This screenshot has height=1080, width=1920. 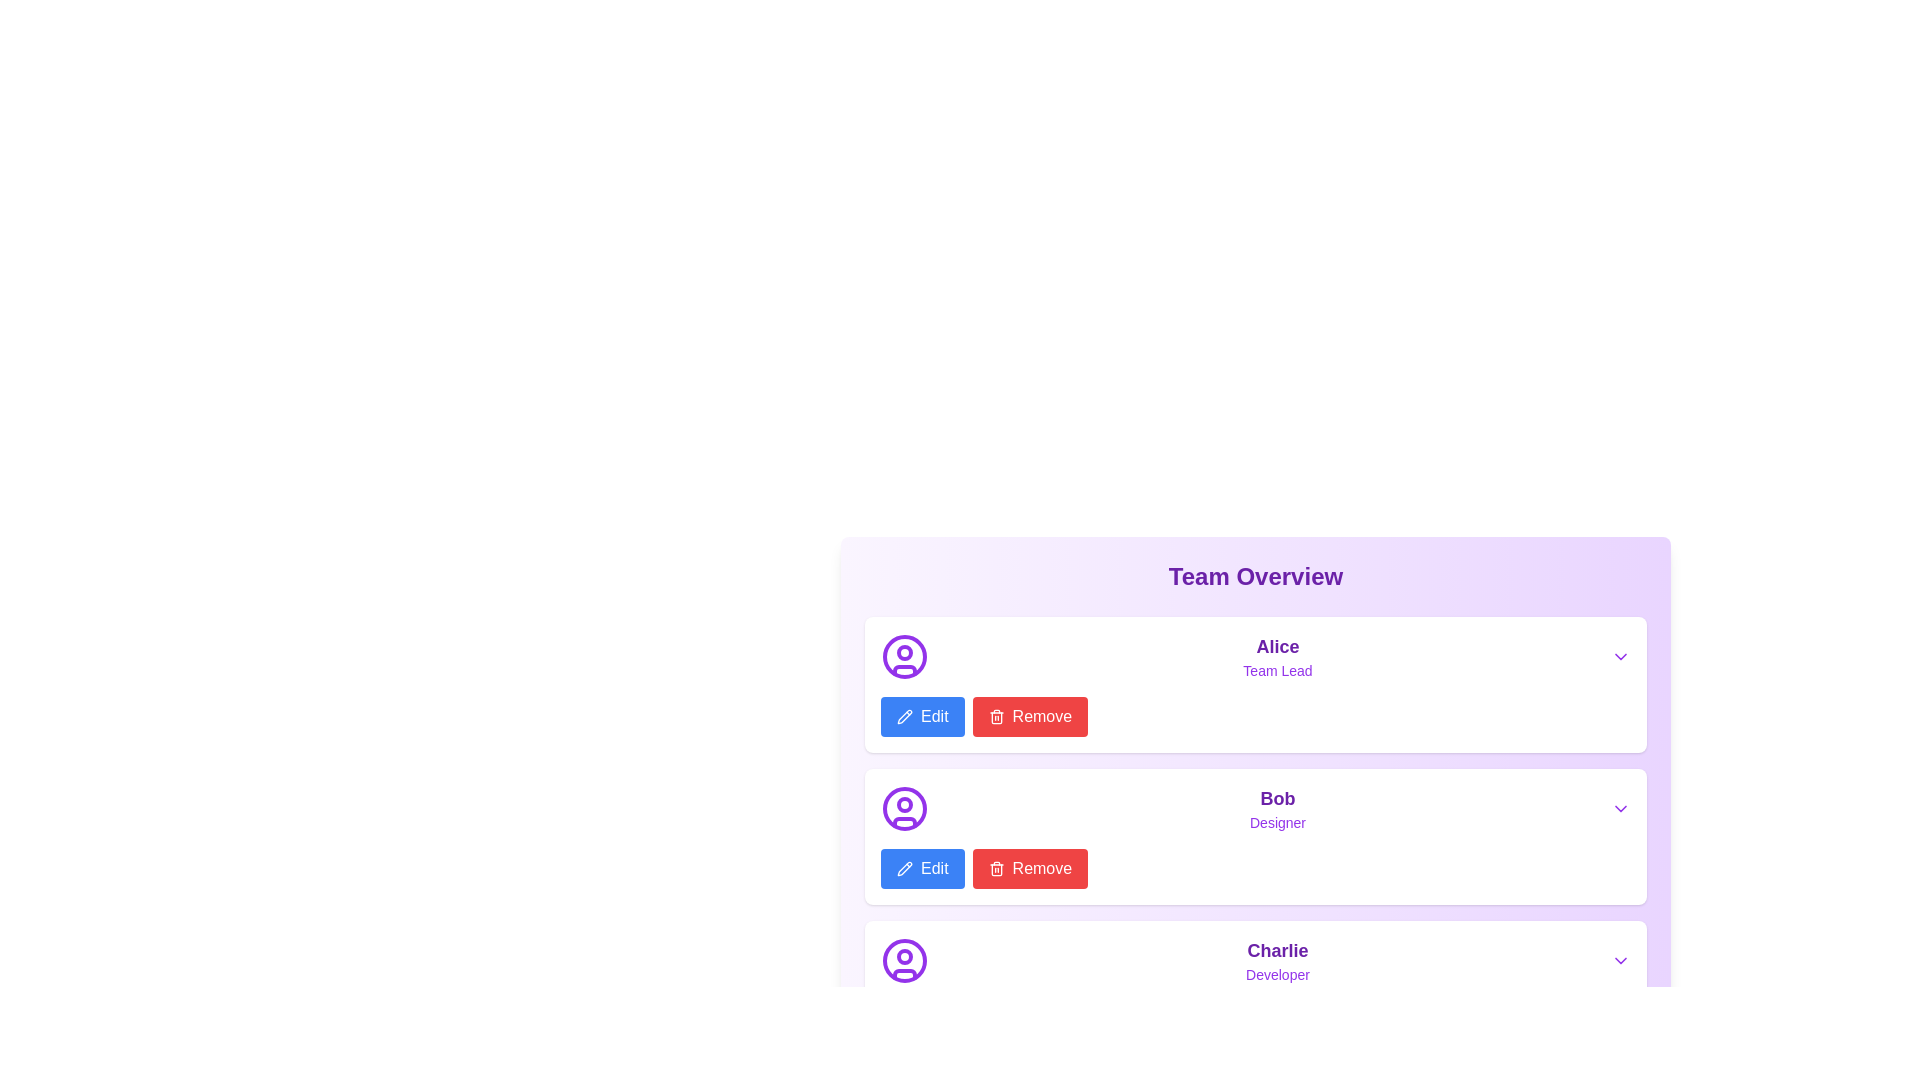 What do you see at coordinates (1276, 808) in the screenshot?
I see `the text display showing a team member's name and role` at bounding box center [1276, 808].